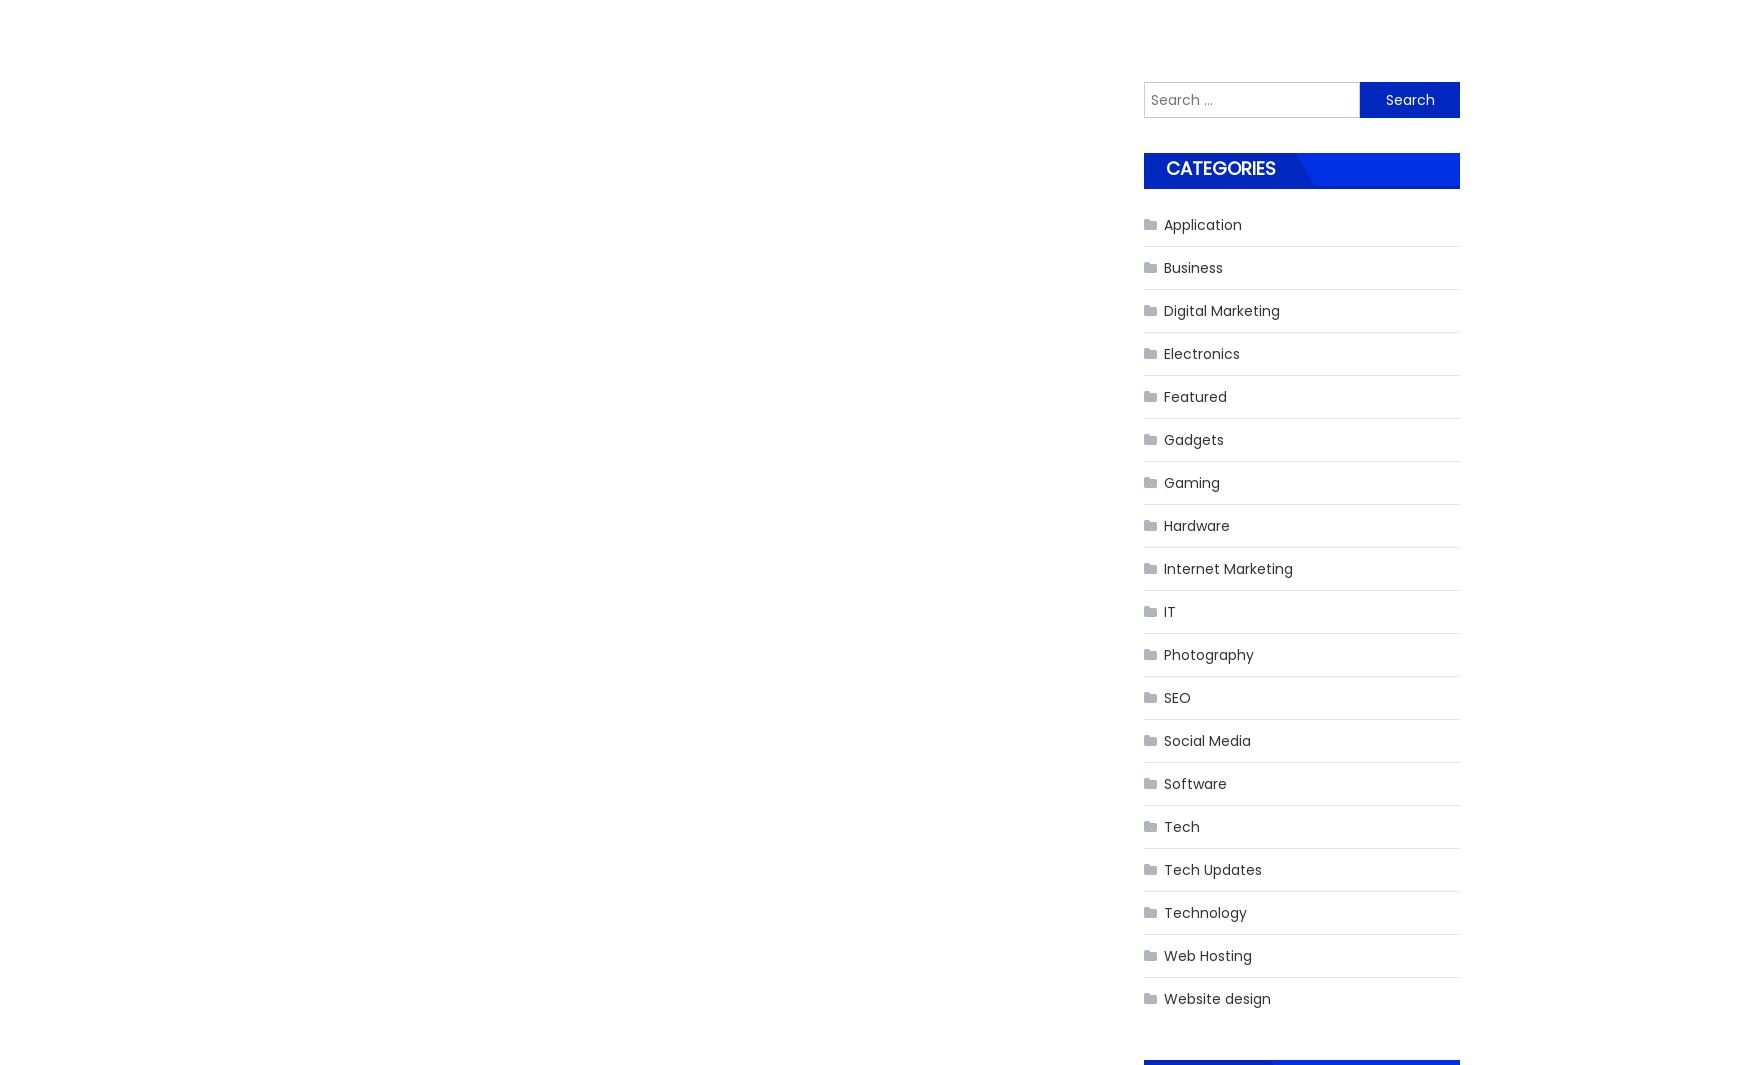  Describe the element at coordinates (1169, 610) in the screenshot. I see `'IT'` at that location.